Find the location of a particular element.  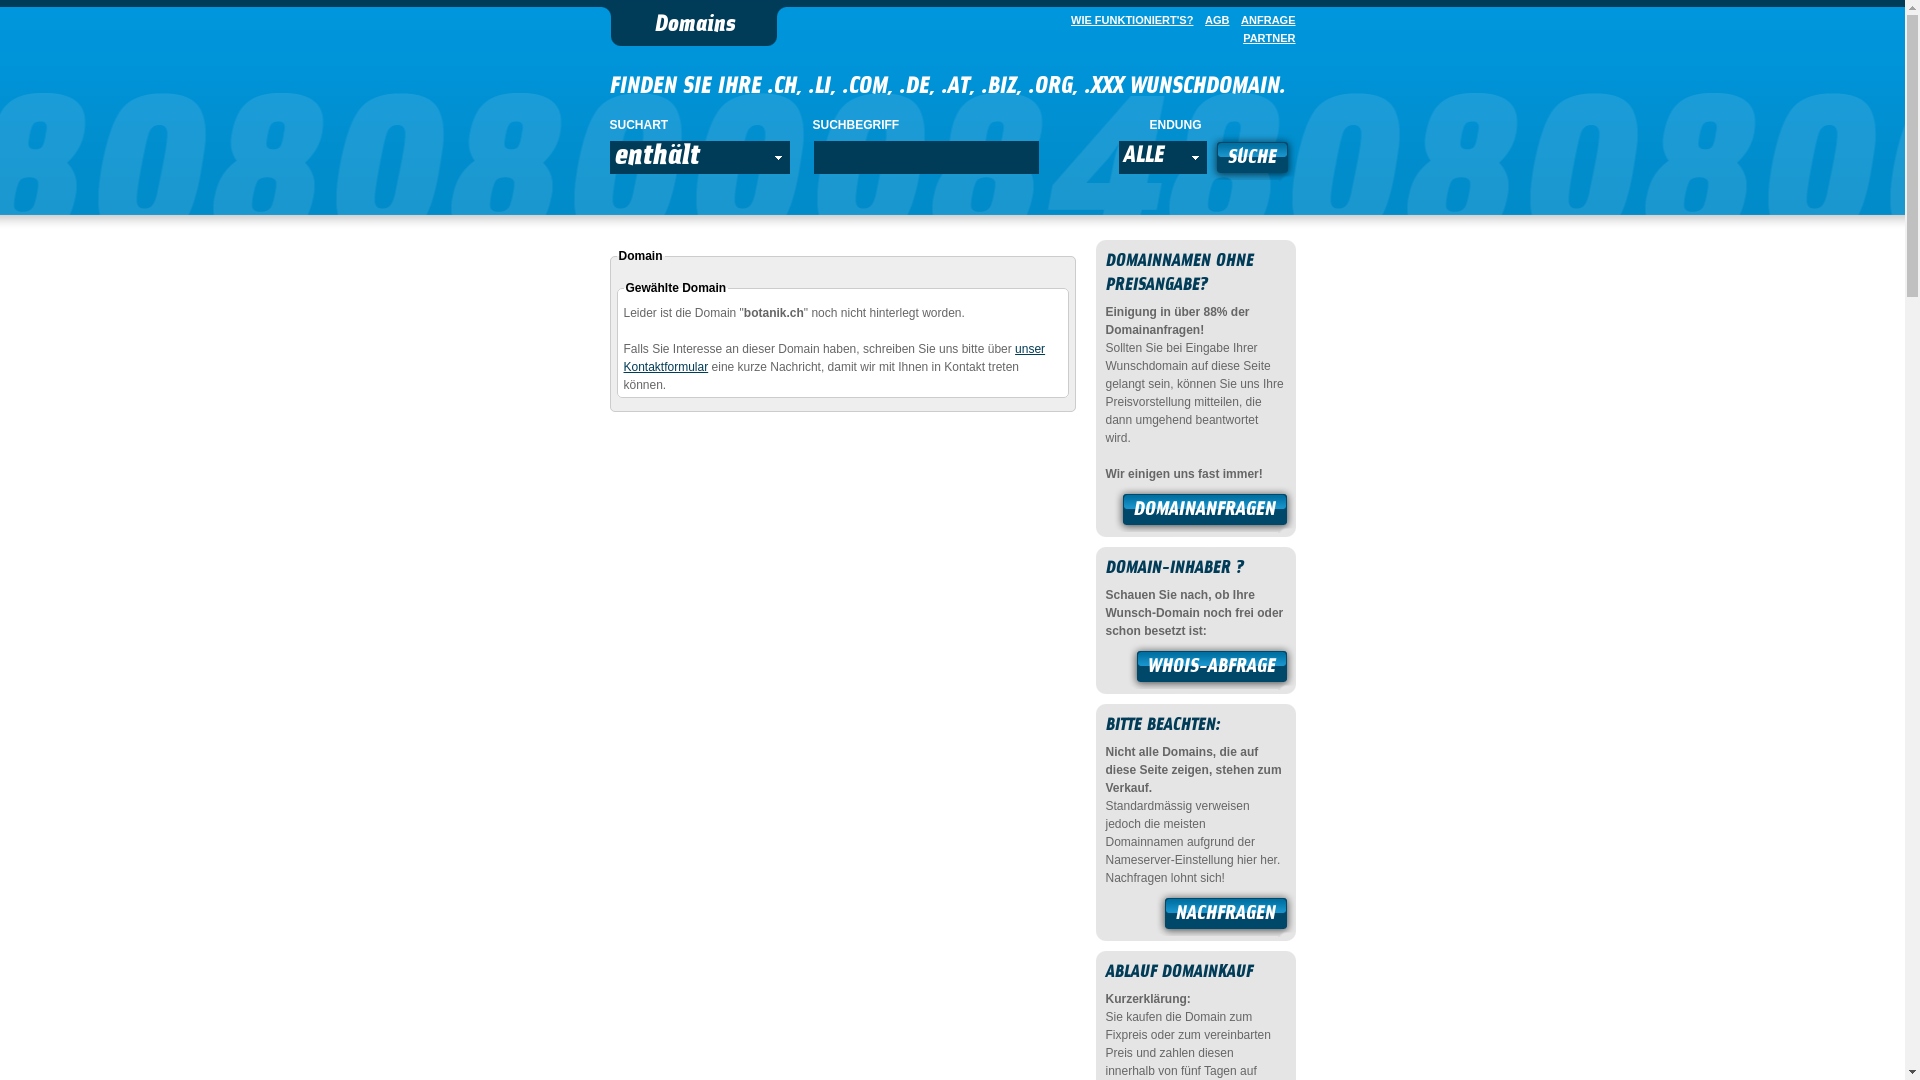

'SUCHE' is located at coordinates (1251, 158).